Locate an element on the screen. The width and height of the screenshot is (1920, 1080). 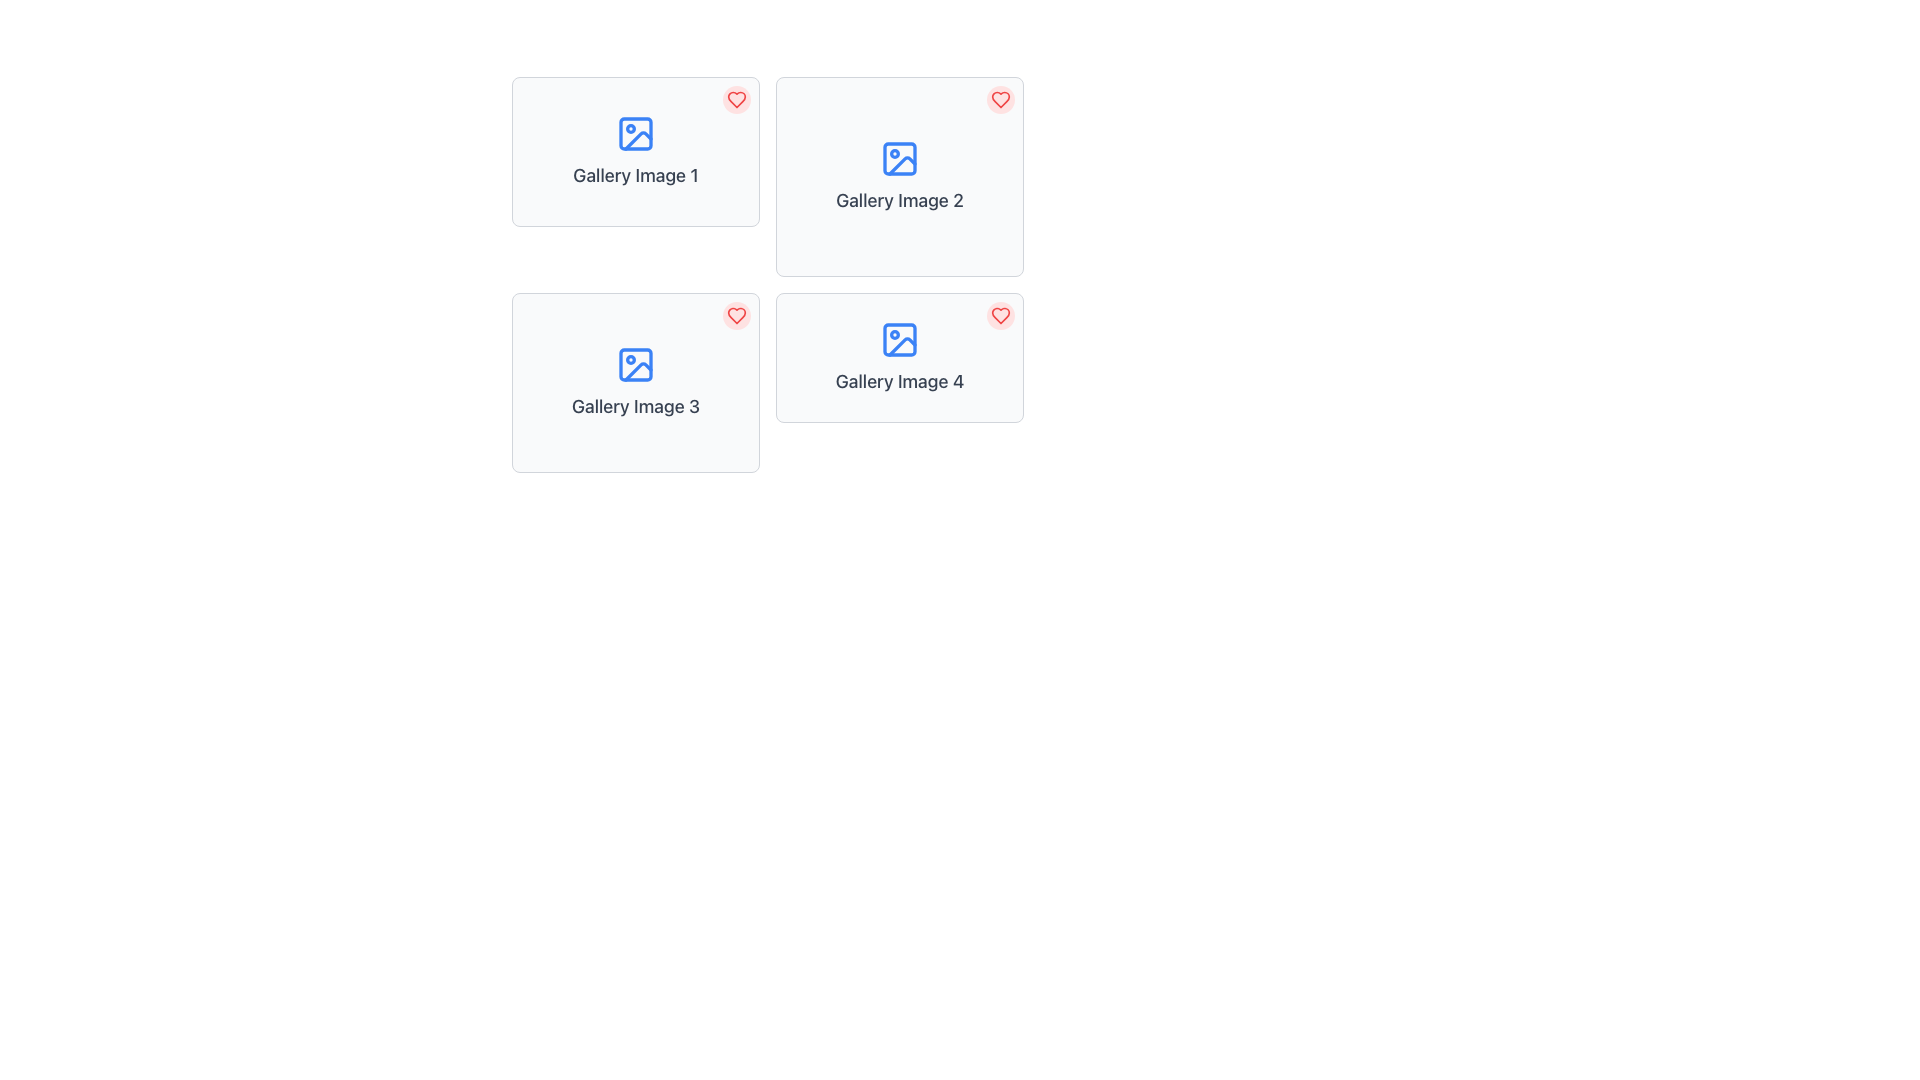
the decorative shape icon located in the bottom left quadrant of the third gallery card ('Gallery Image 3') in the second row, first column is located at coordinates (637, 371).